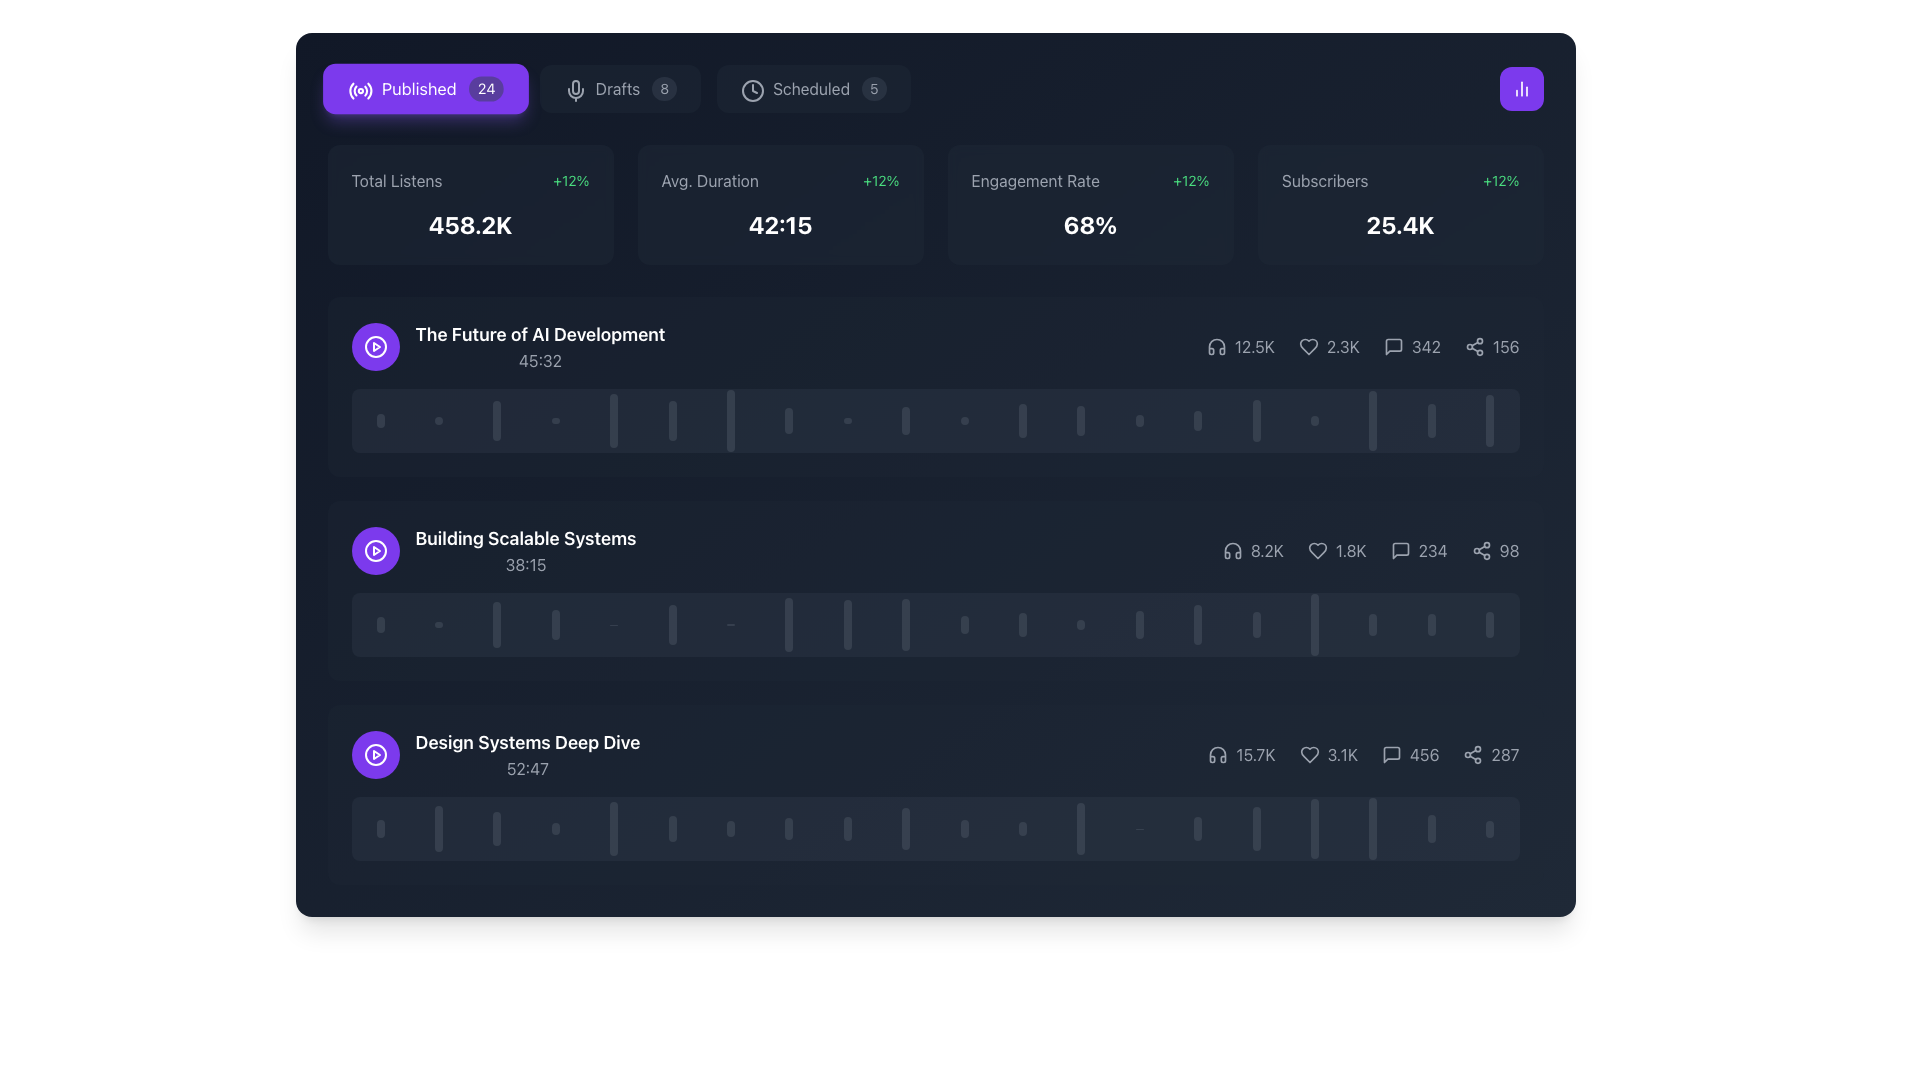 This screenshot has height=1080, width=1920. Describe the element at coordinates (1255, 844) in the screenshot. I see `the vertical slider` at that location.